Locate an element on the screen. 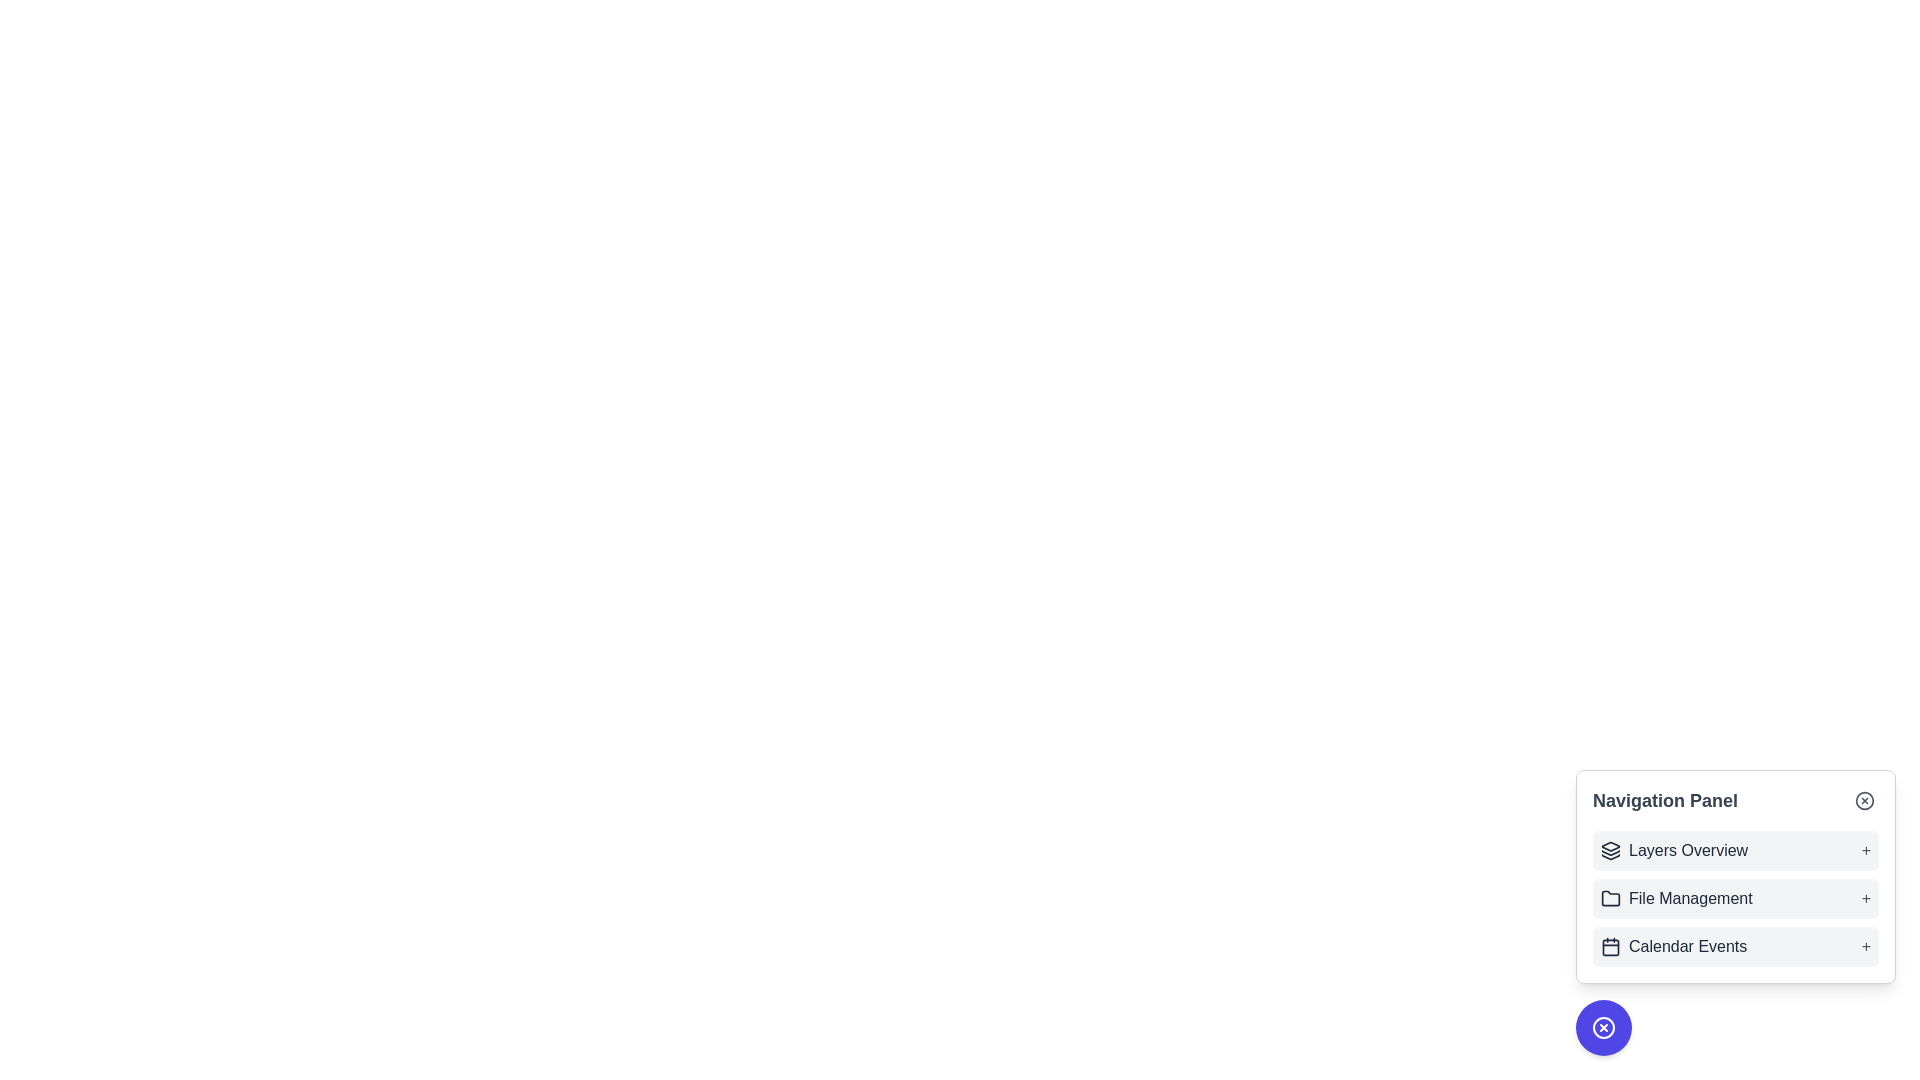 This screenshot has width=1920, height=1080. the circular vector element by clicking on the center of the icon it is a part of, located beneath the 'Navigation Panel' is located at coordinates (1603, 1028).